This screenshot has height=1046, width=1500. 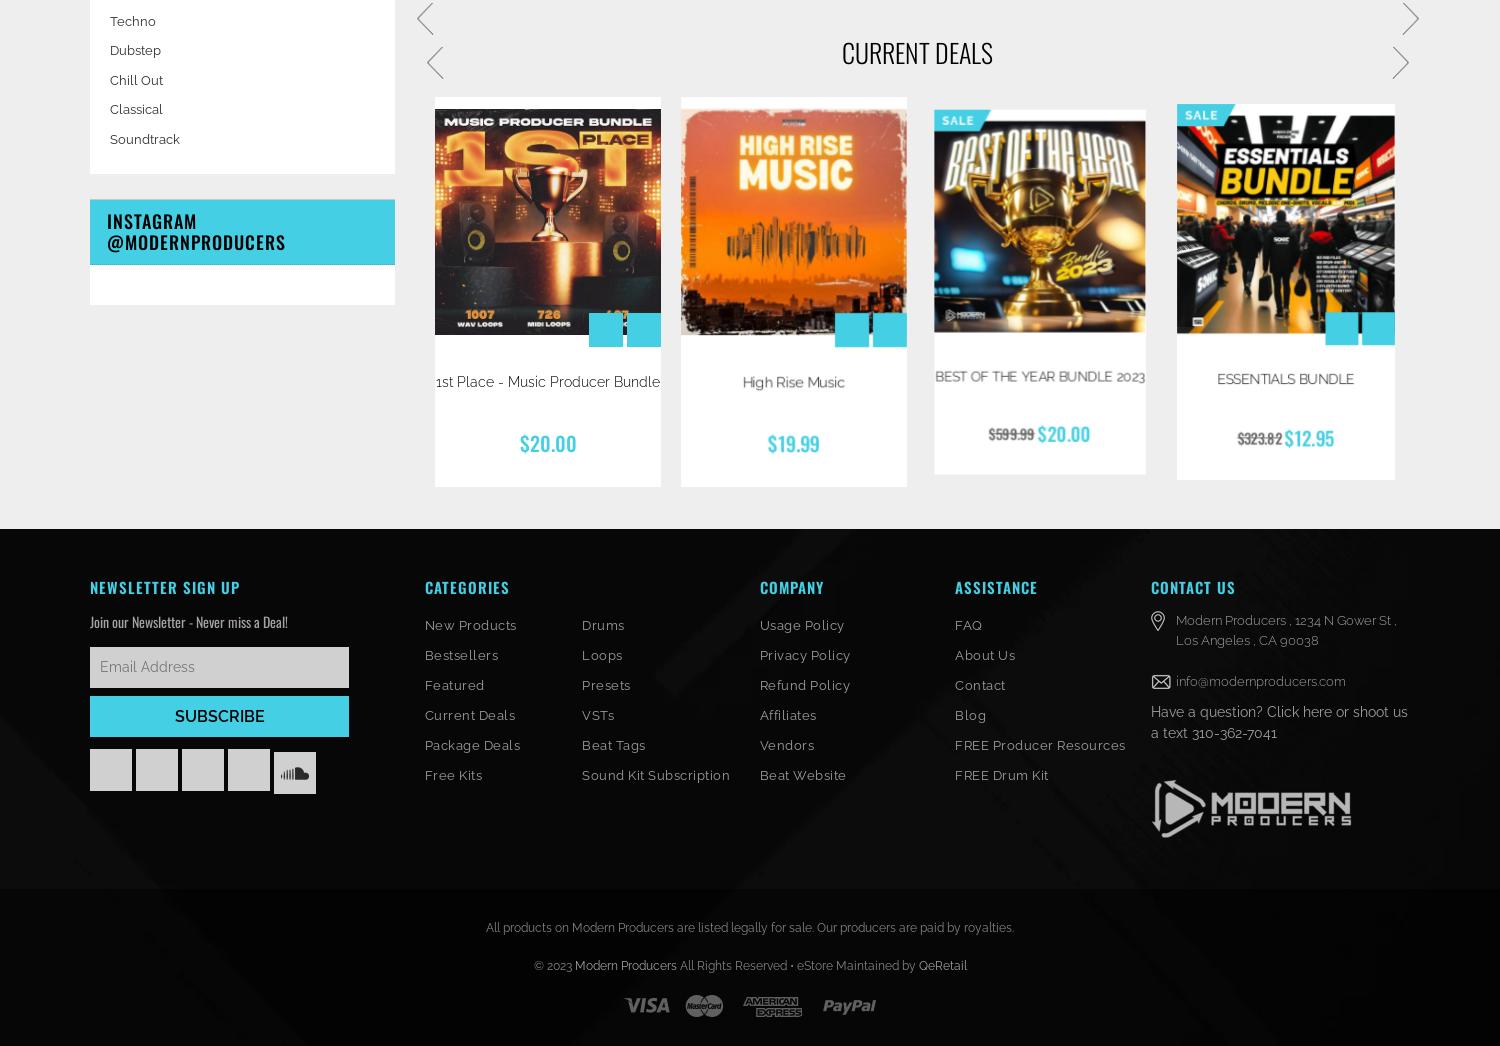 What do you see at coordinates (1258, 441) in the screenshot?
I see `'$323.82'` at bounding box center [1258, 441].